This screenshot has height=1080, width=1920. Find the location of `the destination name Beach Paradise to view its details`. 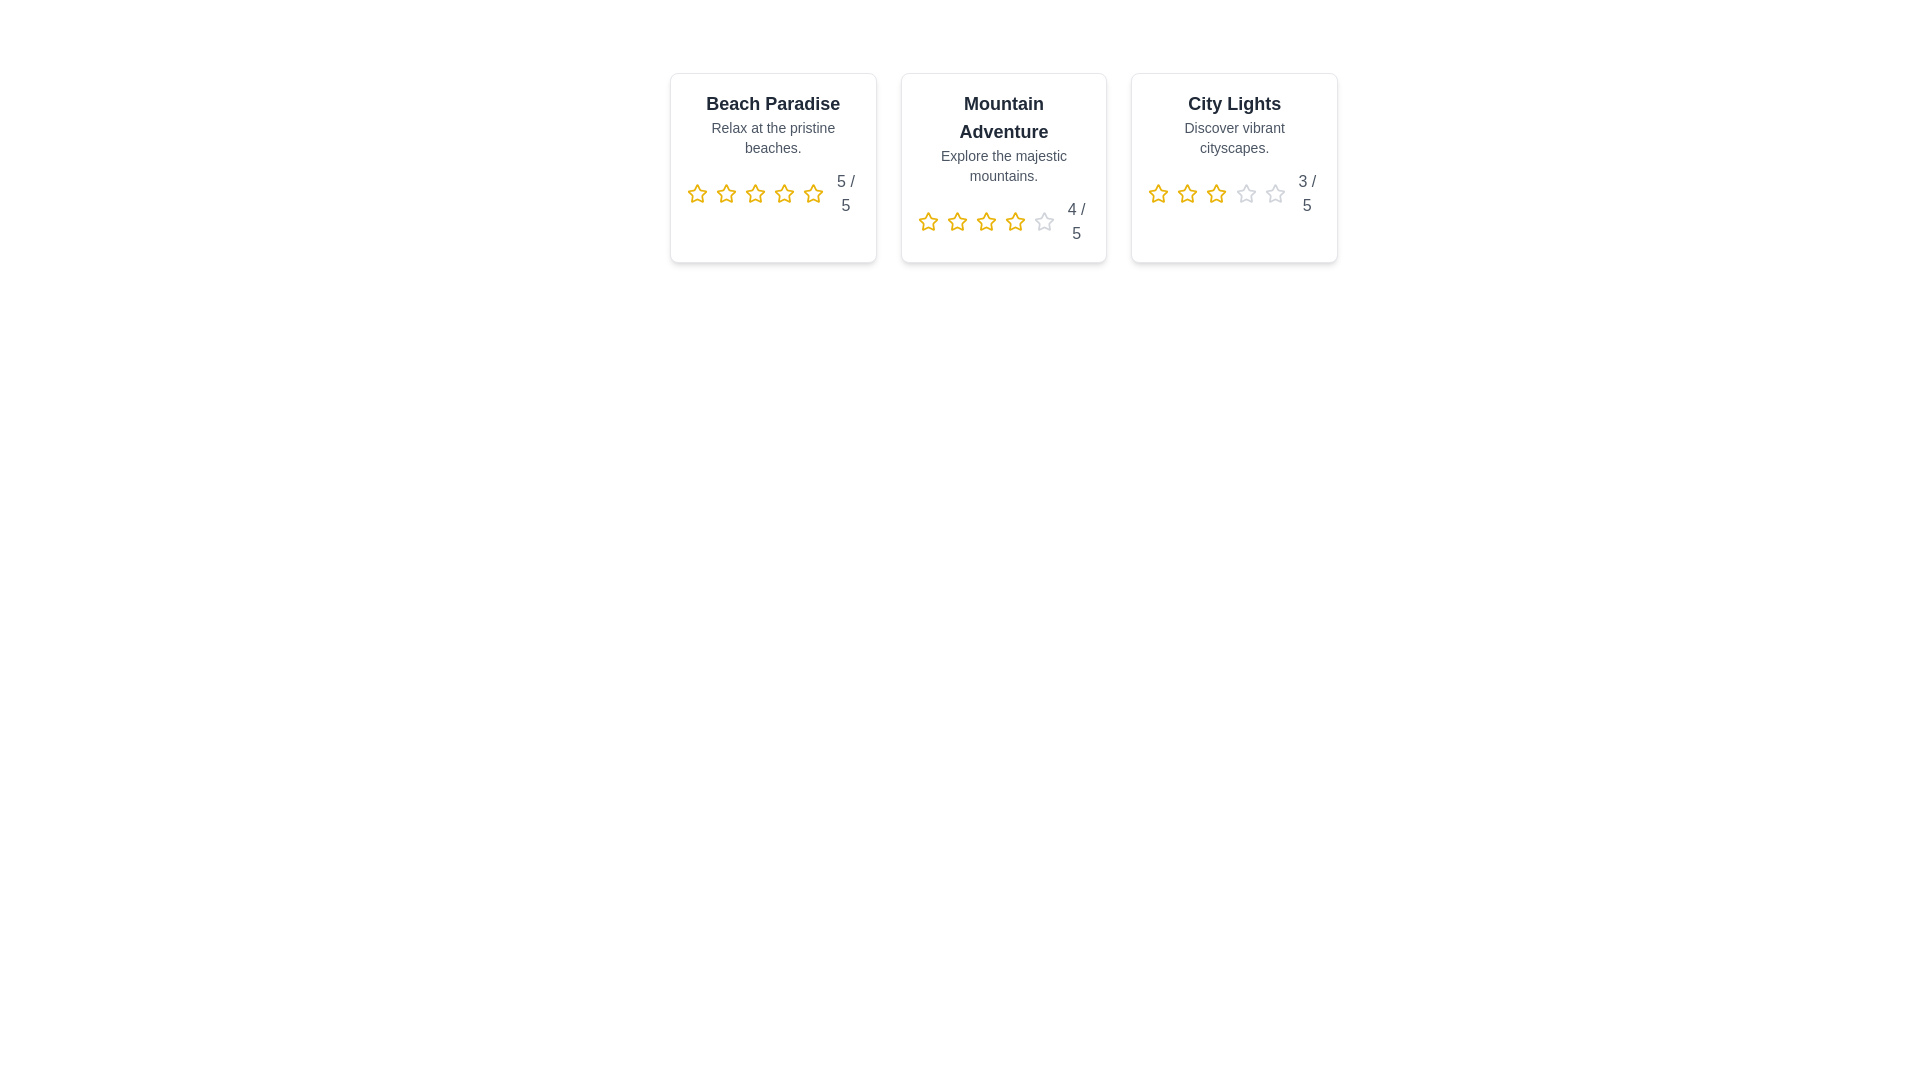

the destination name Beach Paradise to view its details is located at coordinates (771, 104).